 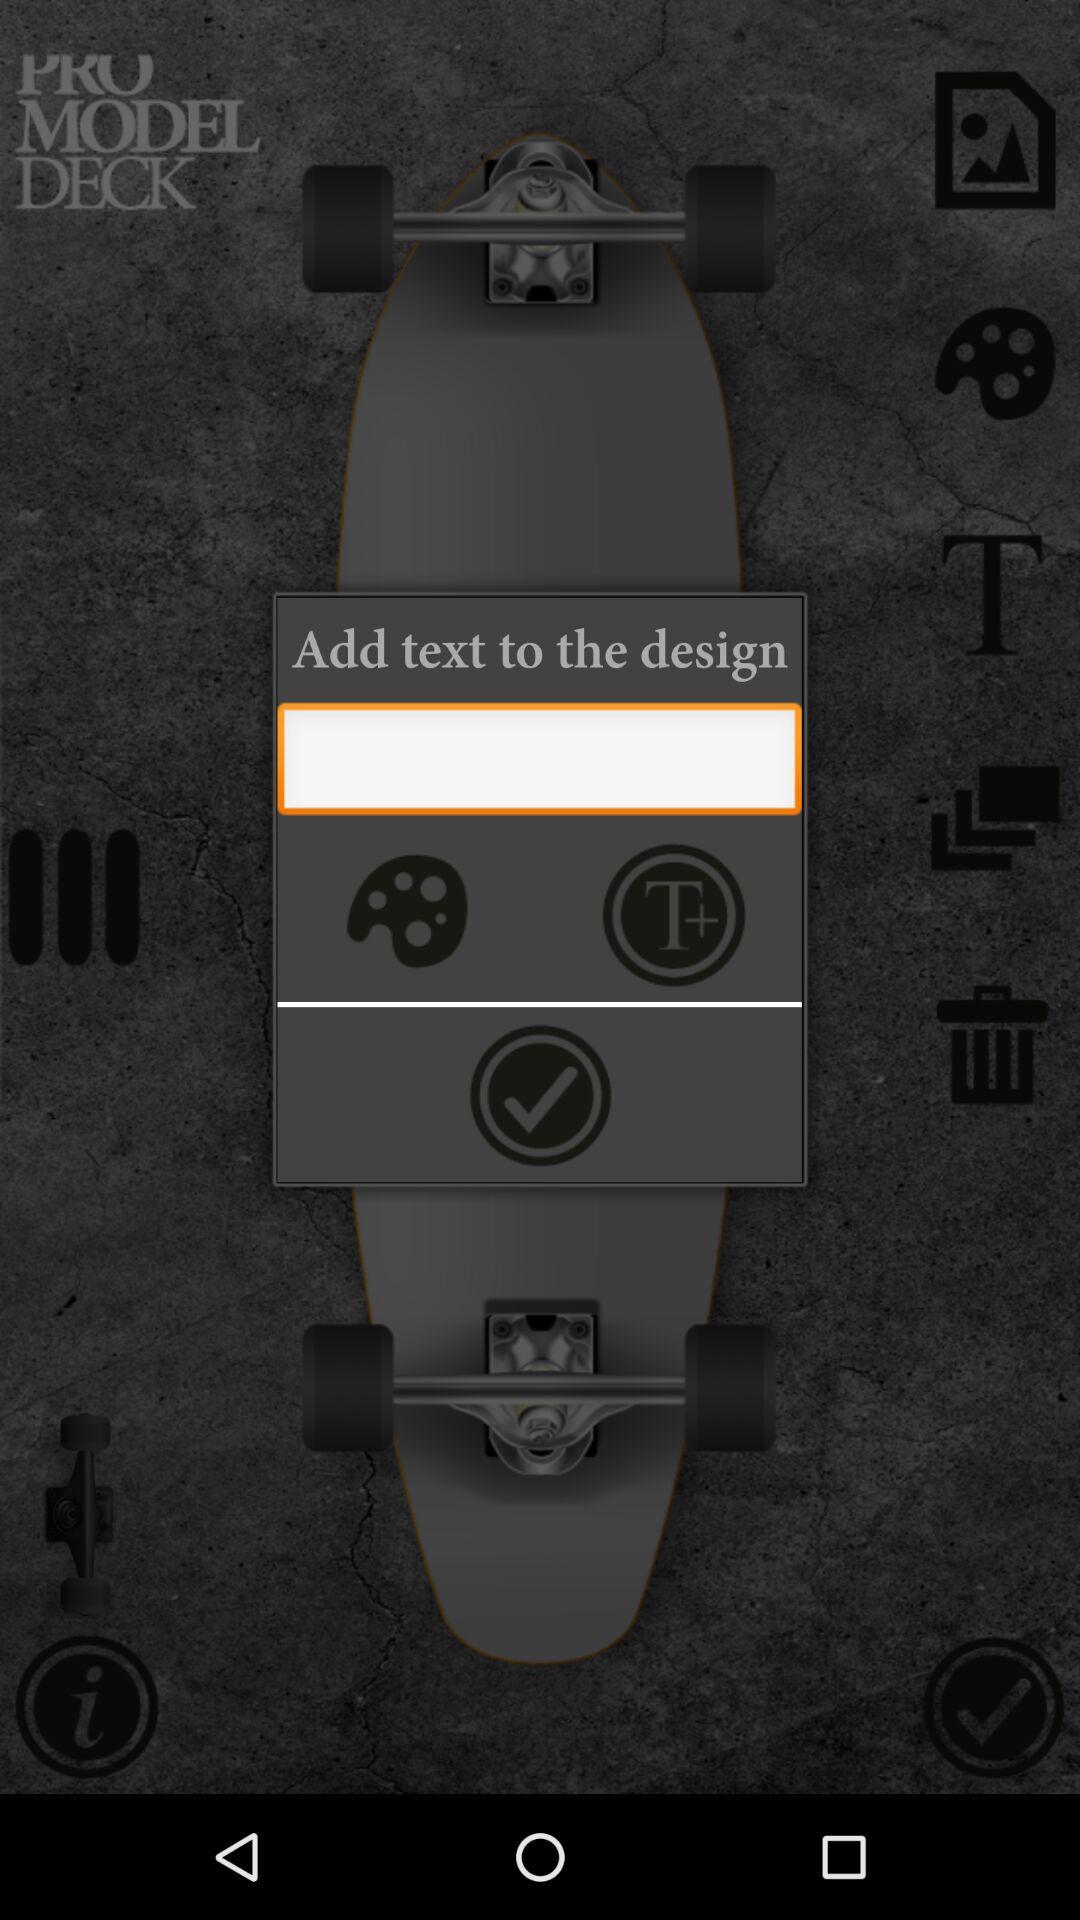 I want to click on type the text, so click(x=538, y=763).